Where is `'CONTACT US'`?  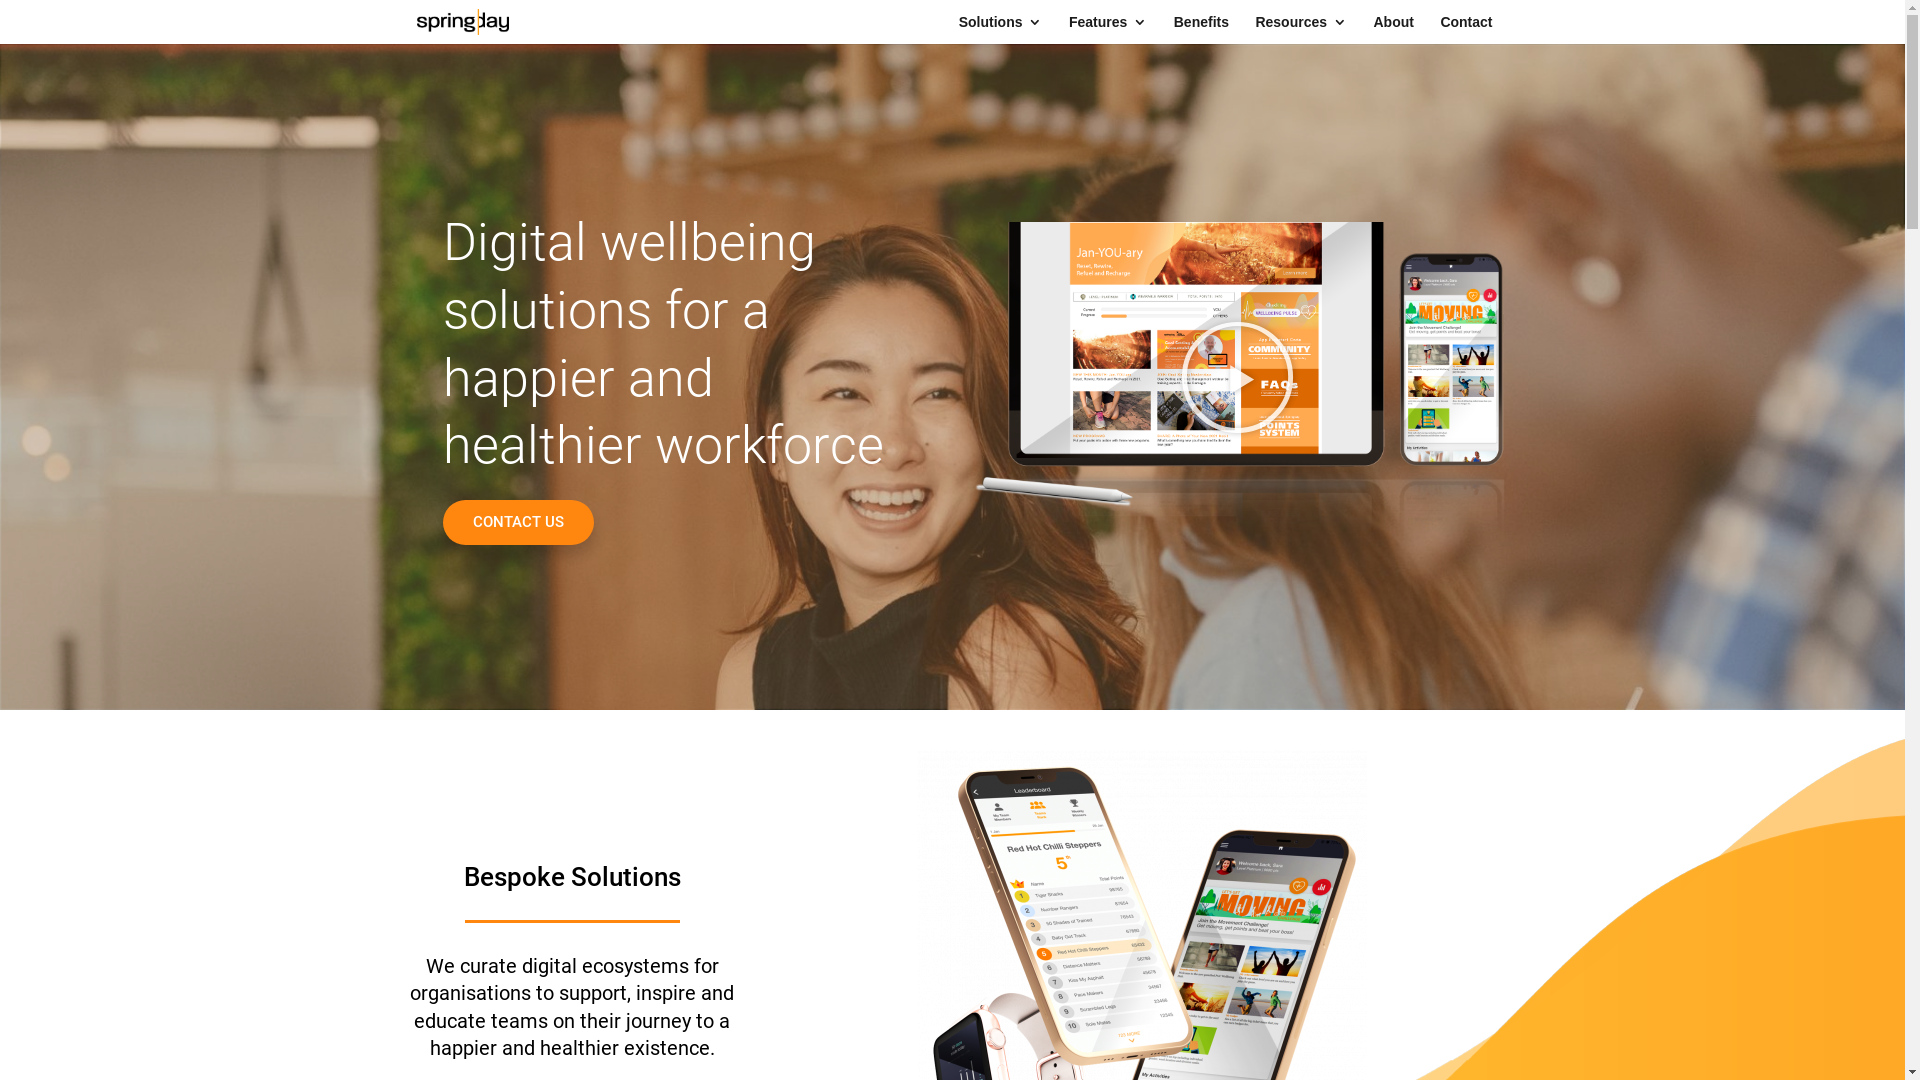
'CONTACT US' is located at coordinates (517, 521).